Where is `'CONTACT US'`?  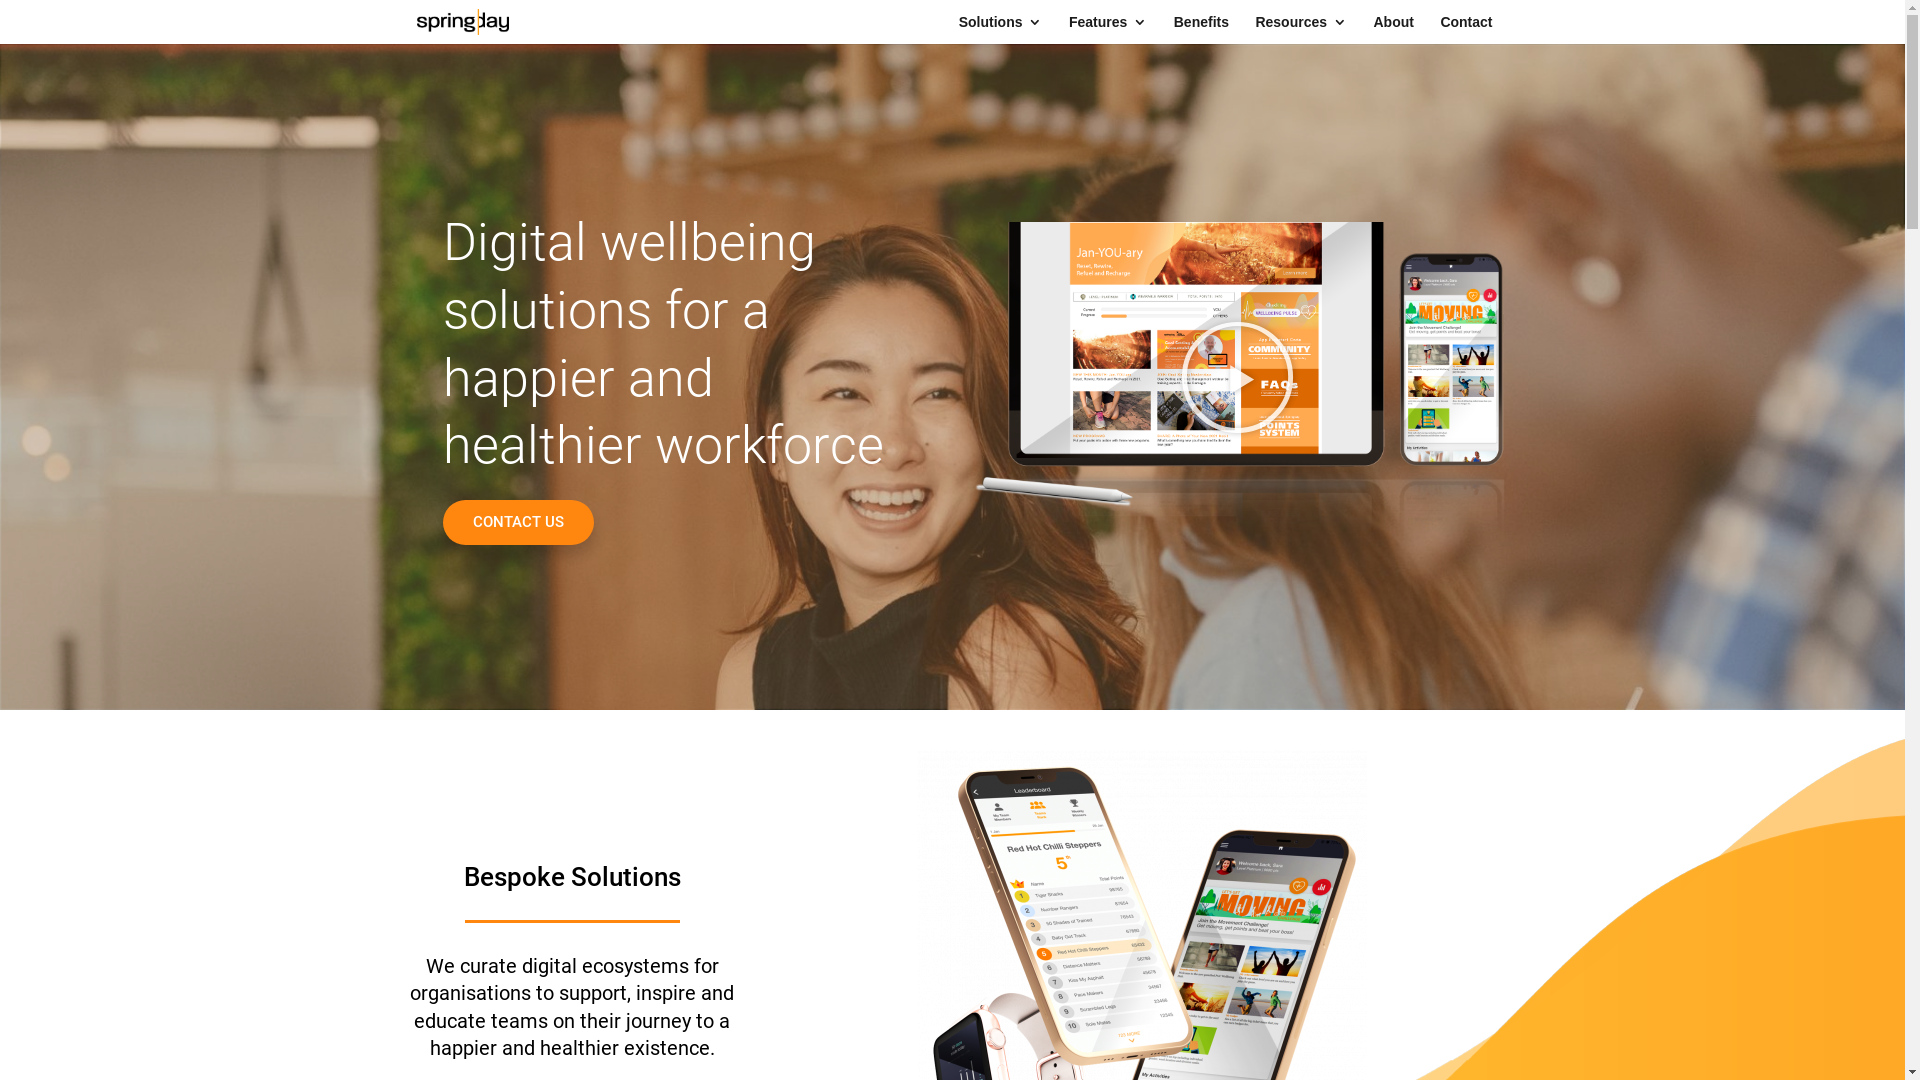
'CONTACT US' is located at coordinates (517, 521).